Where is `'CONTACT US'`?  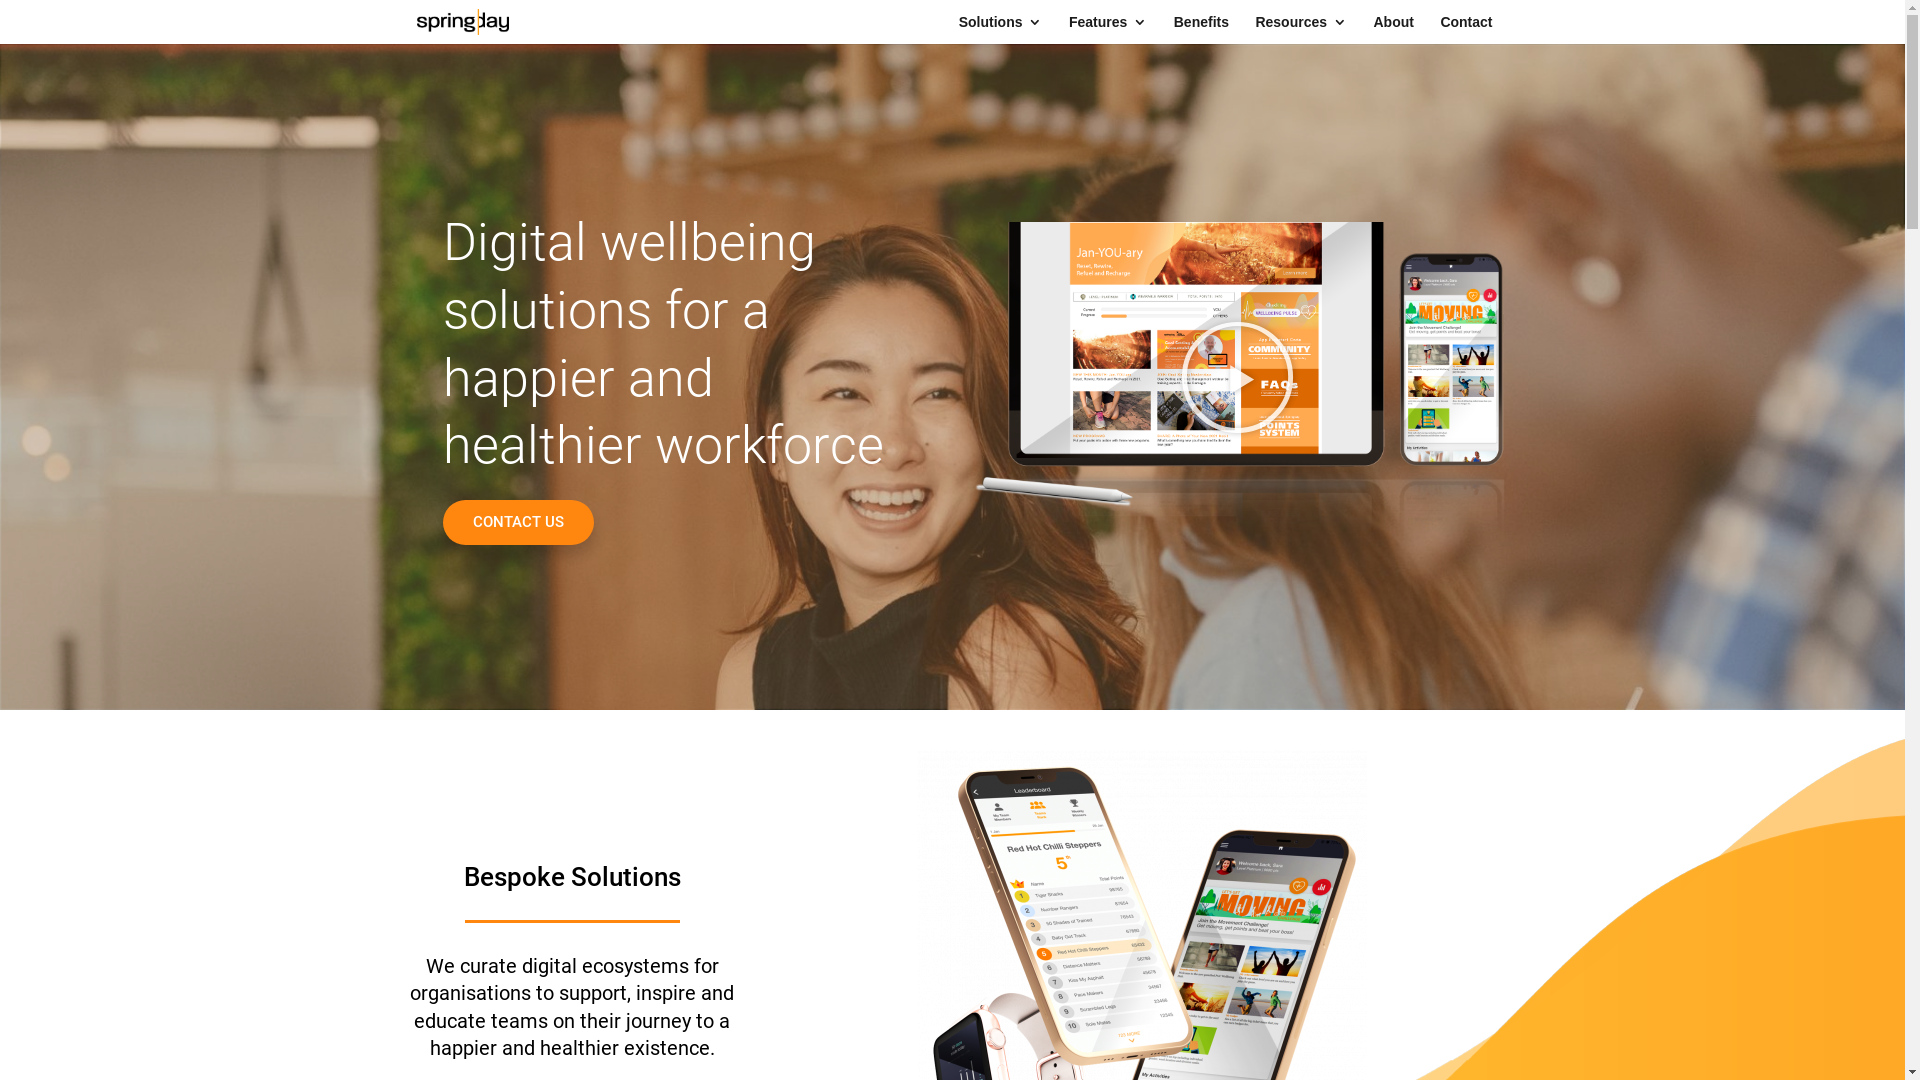
'CONTACT US' is located at coordinates (517, 521).